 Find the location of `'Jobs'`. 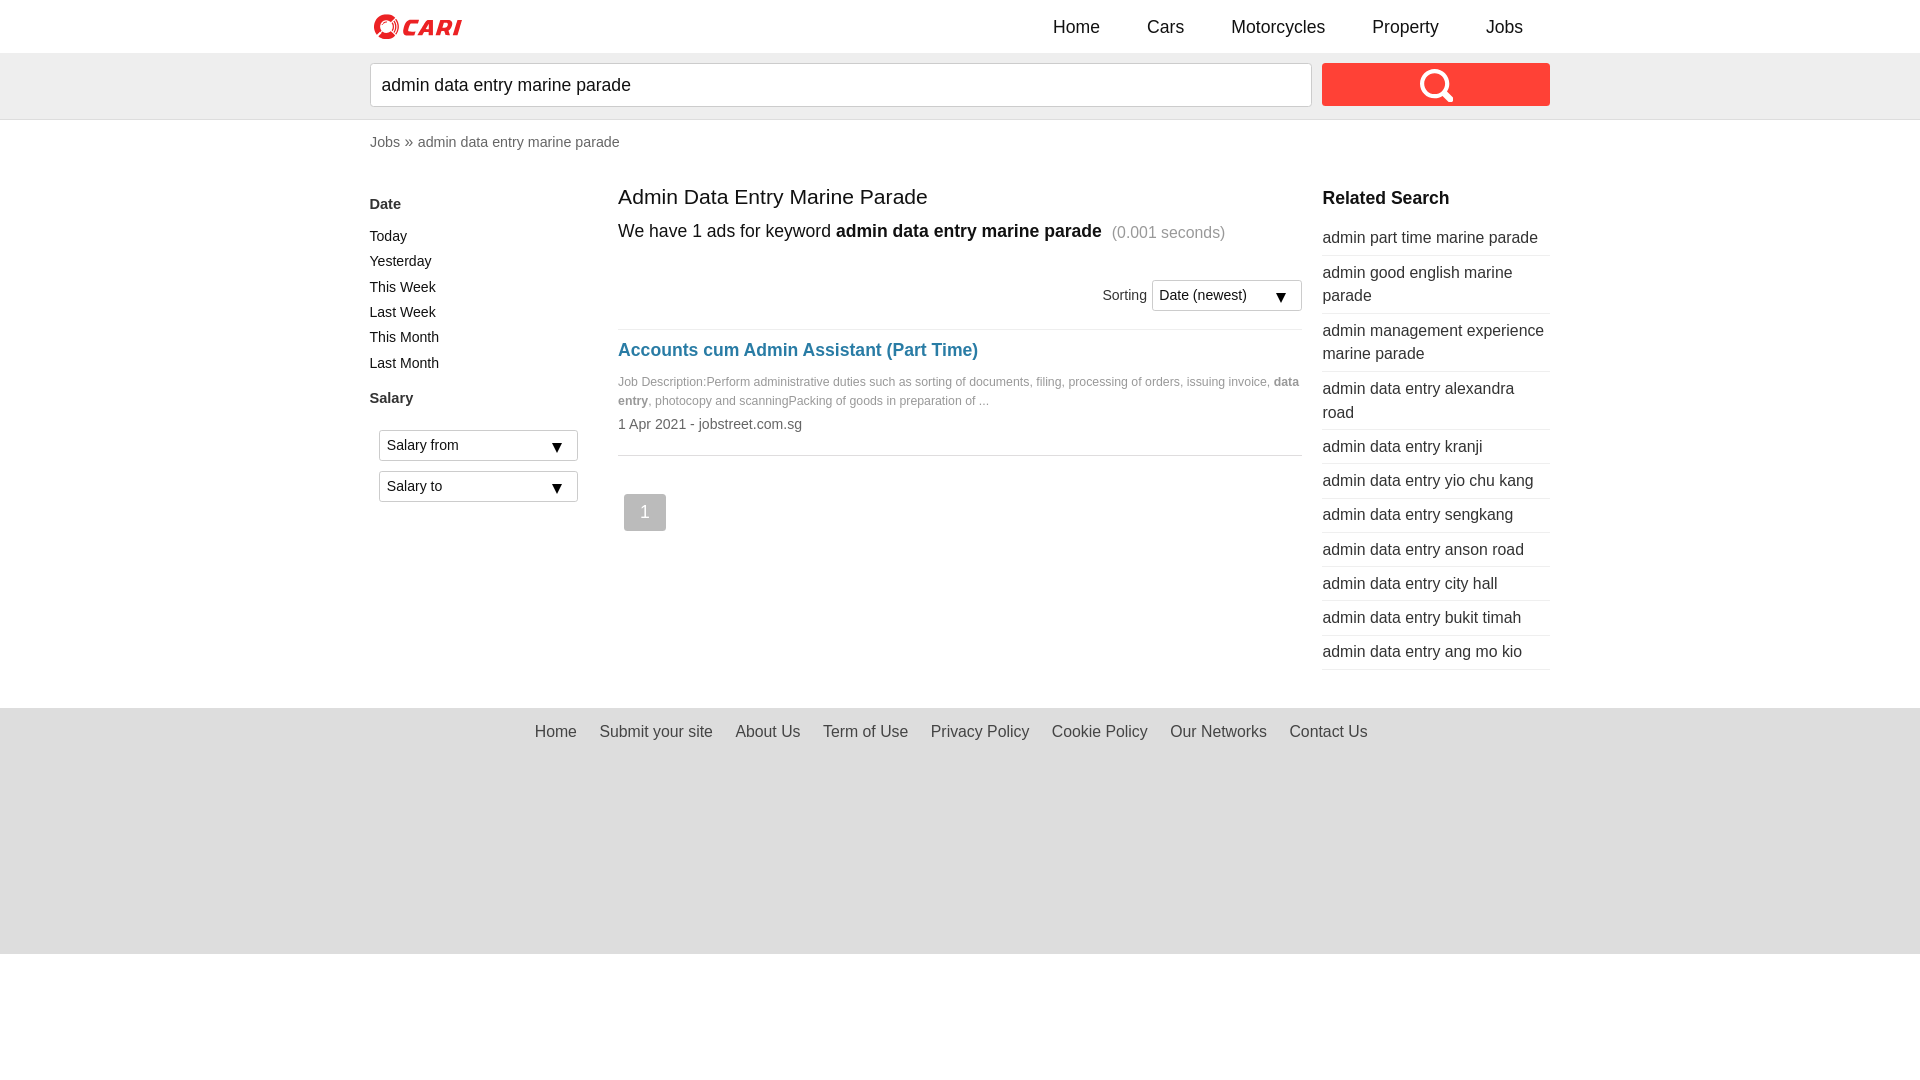

'Jobs' is located at coordinates (1504, 26).